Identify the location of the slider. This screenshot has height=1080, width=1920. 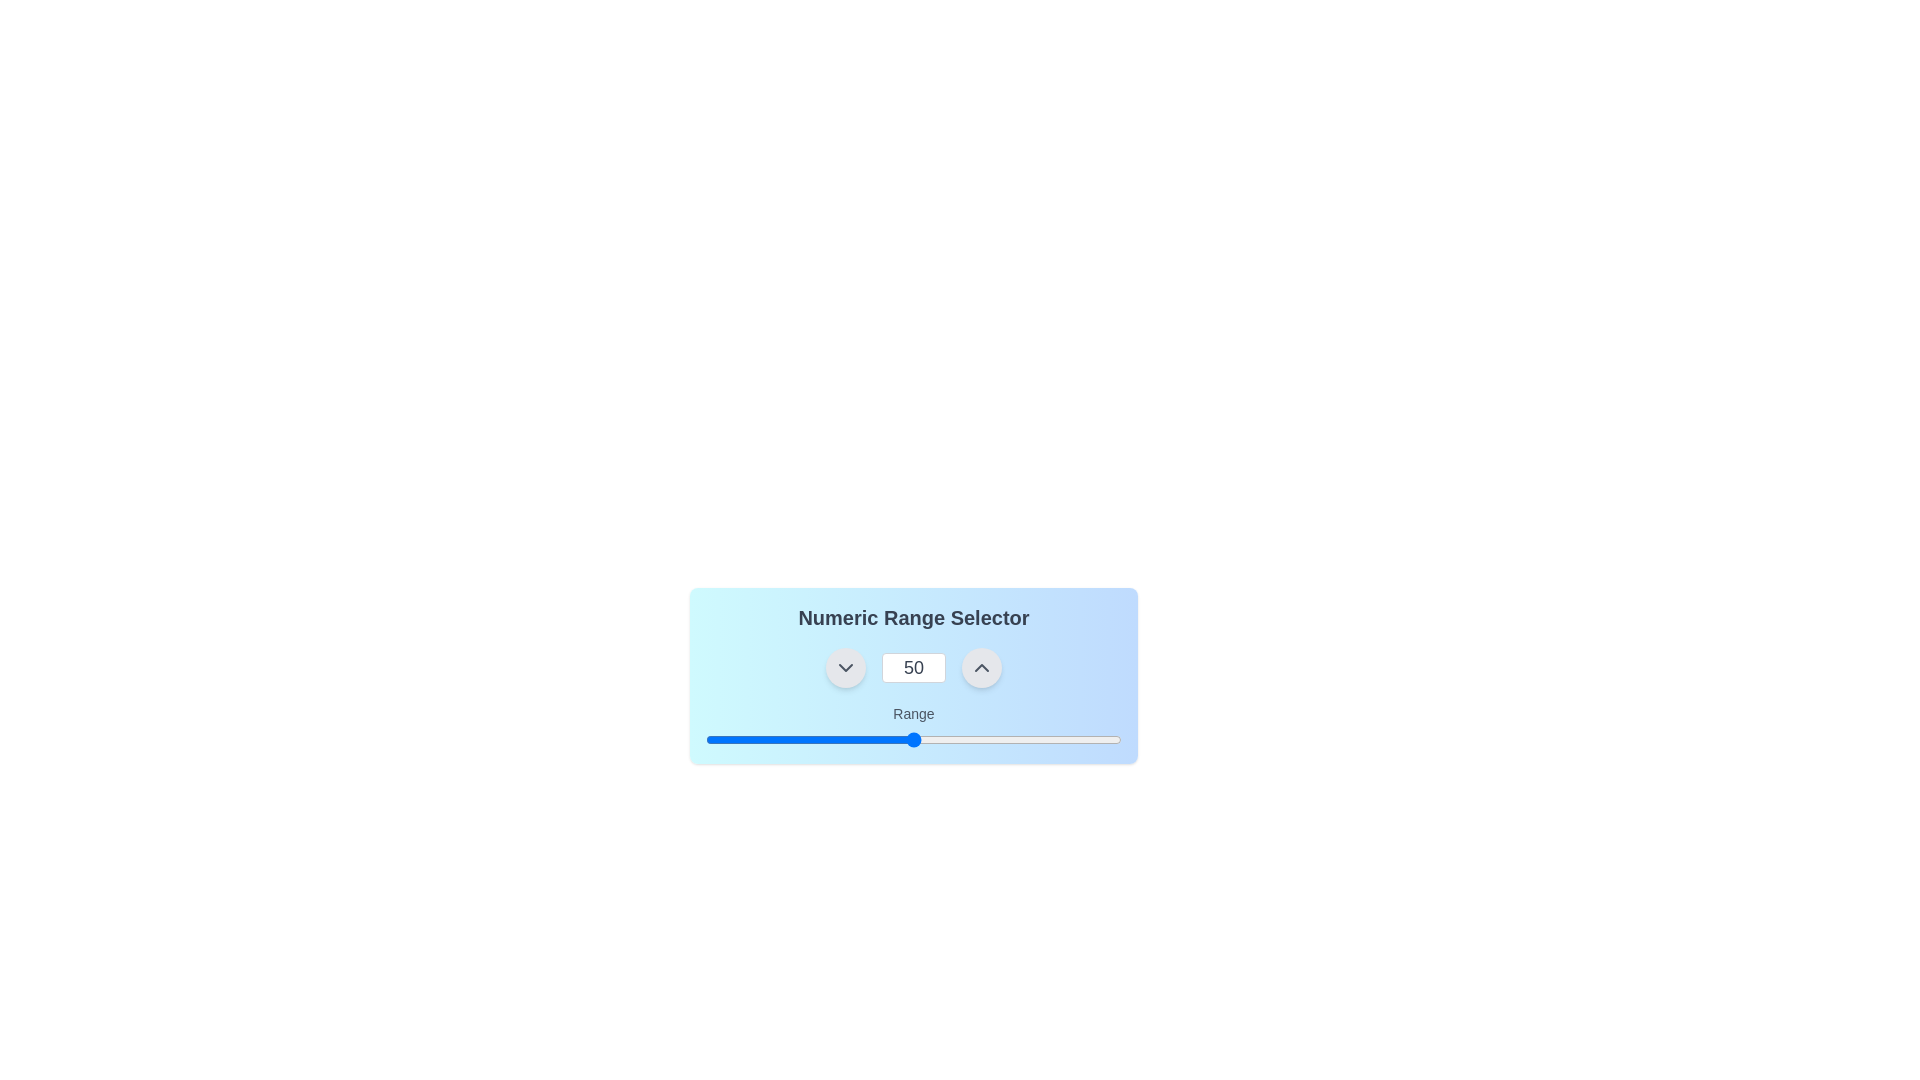
(1096, 740).